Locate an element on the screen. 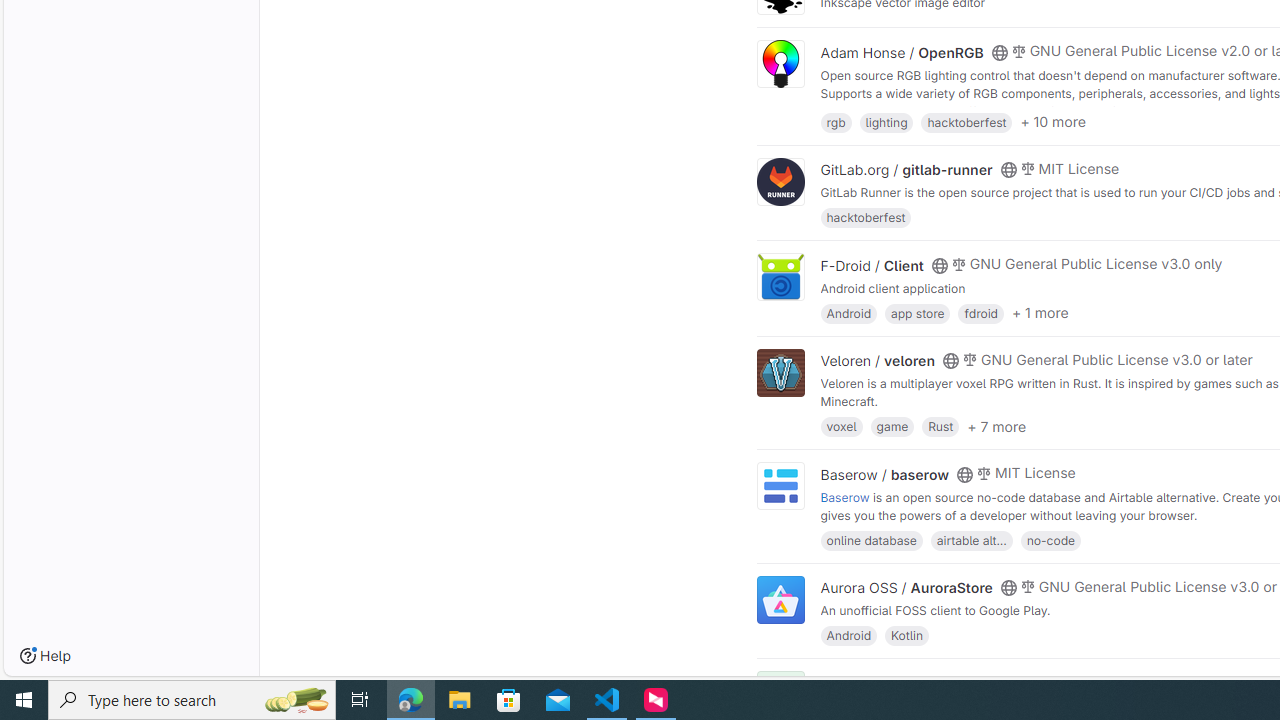  'app store' is located at coordinates (916, 312).